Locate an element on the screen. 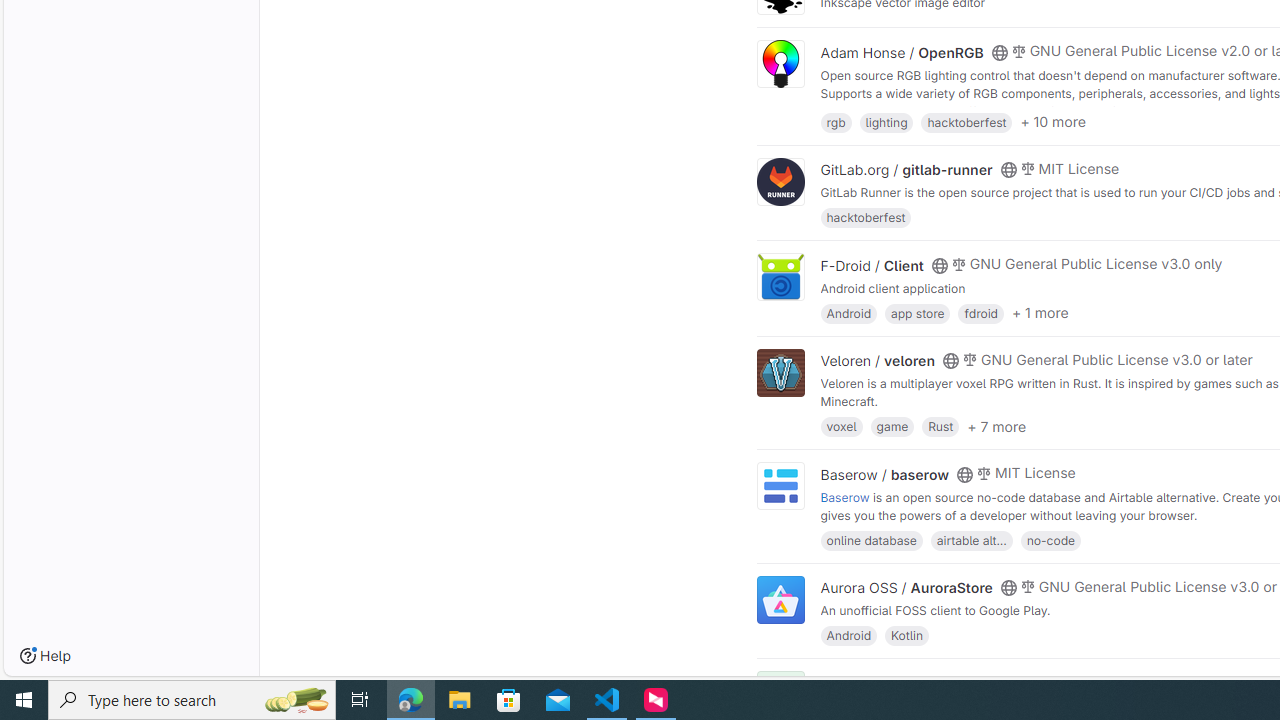  'app store' is located at coordinates (916, 312).